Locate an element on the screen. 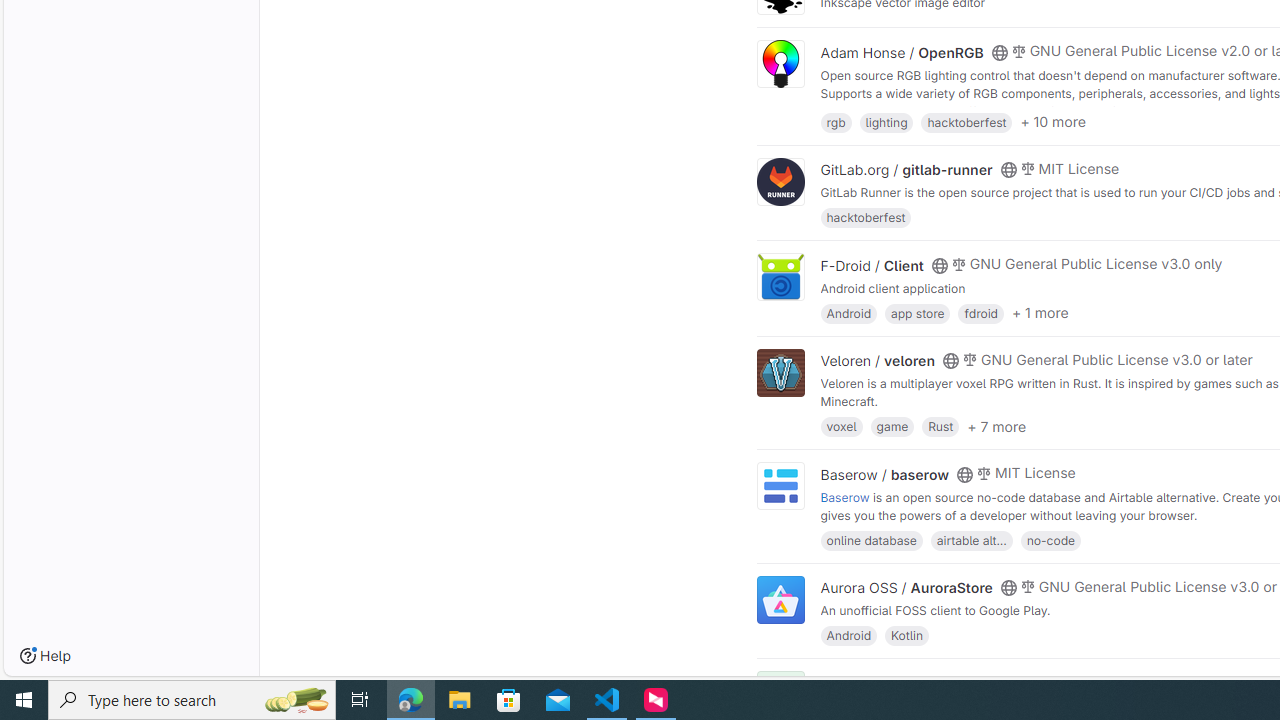  'app store' is located at coordinates (916, 312).